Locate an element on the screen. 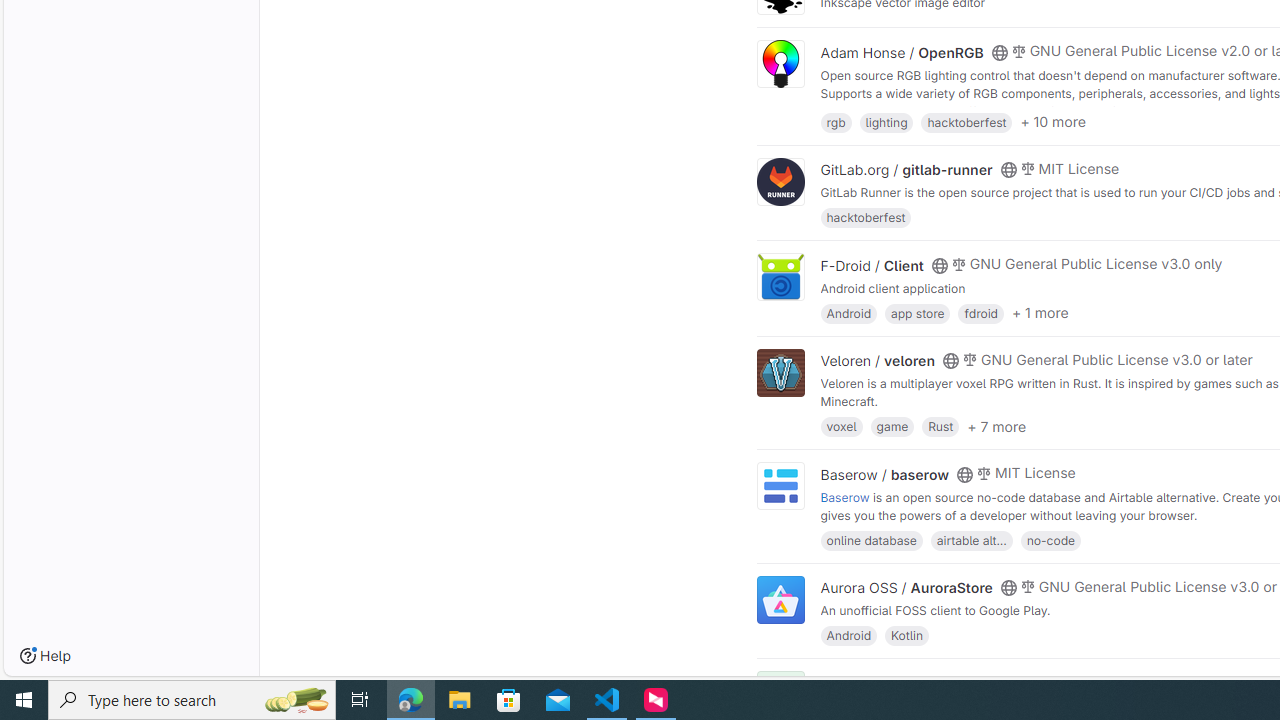  'app store' is located at coordinates (916, 312).